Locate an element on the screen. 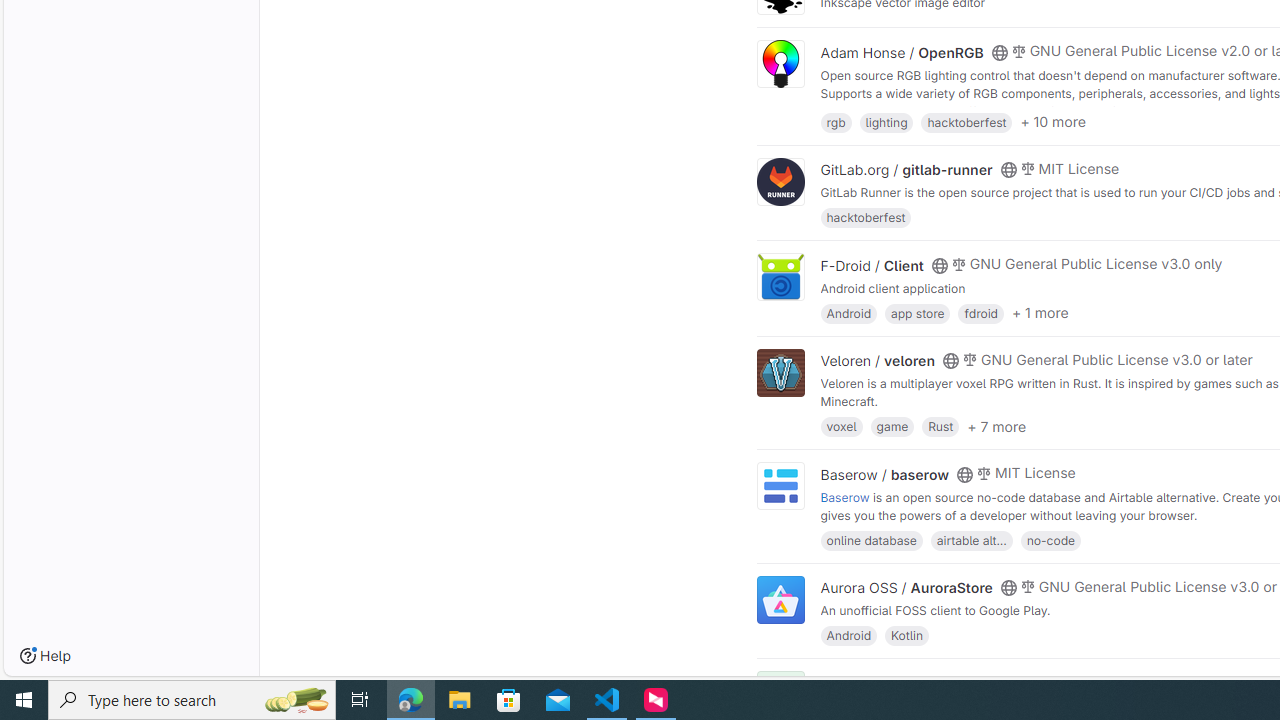  'app store' is located at coordinates (916, 312).